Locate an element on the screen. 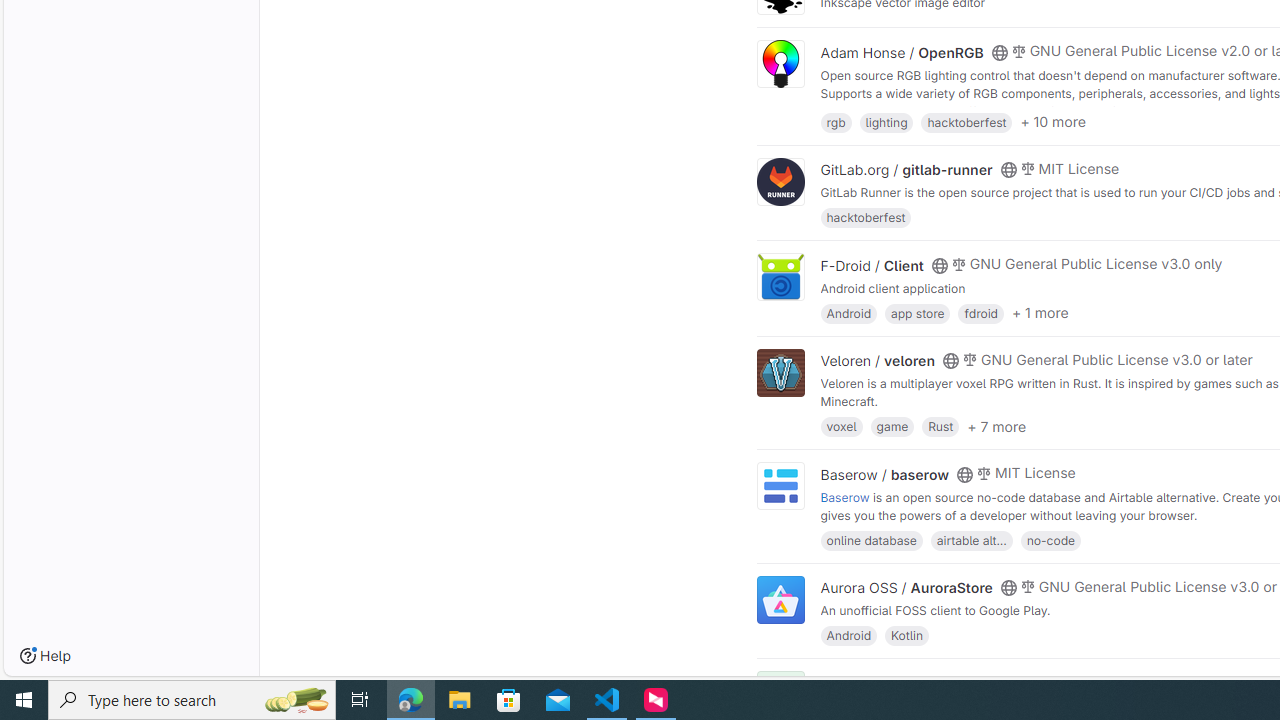  'app store' is located at coordinates (916, 312).